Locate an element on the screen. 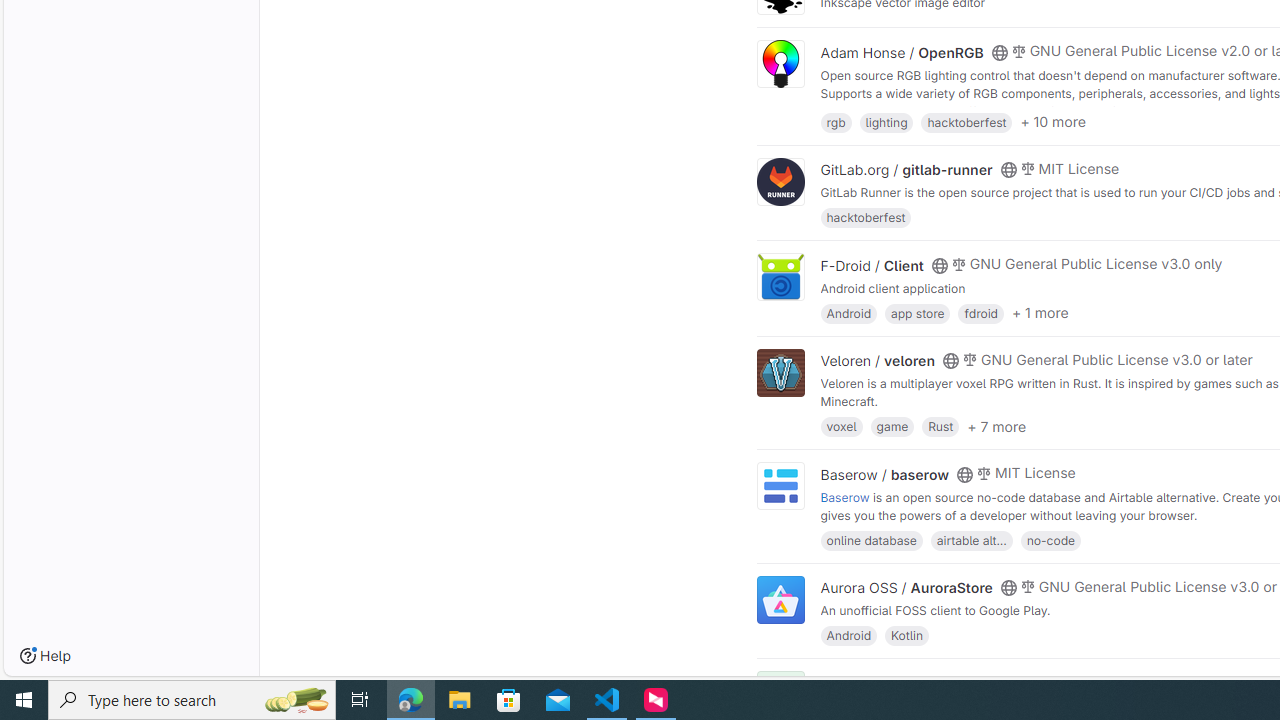  'app store' is located at coordinates (916, 312).